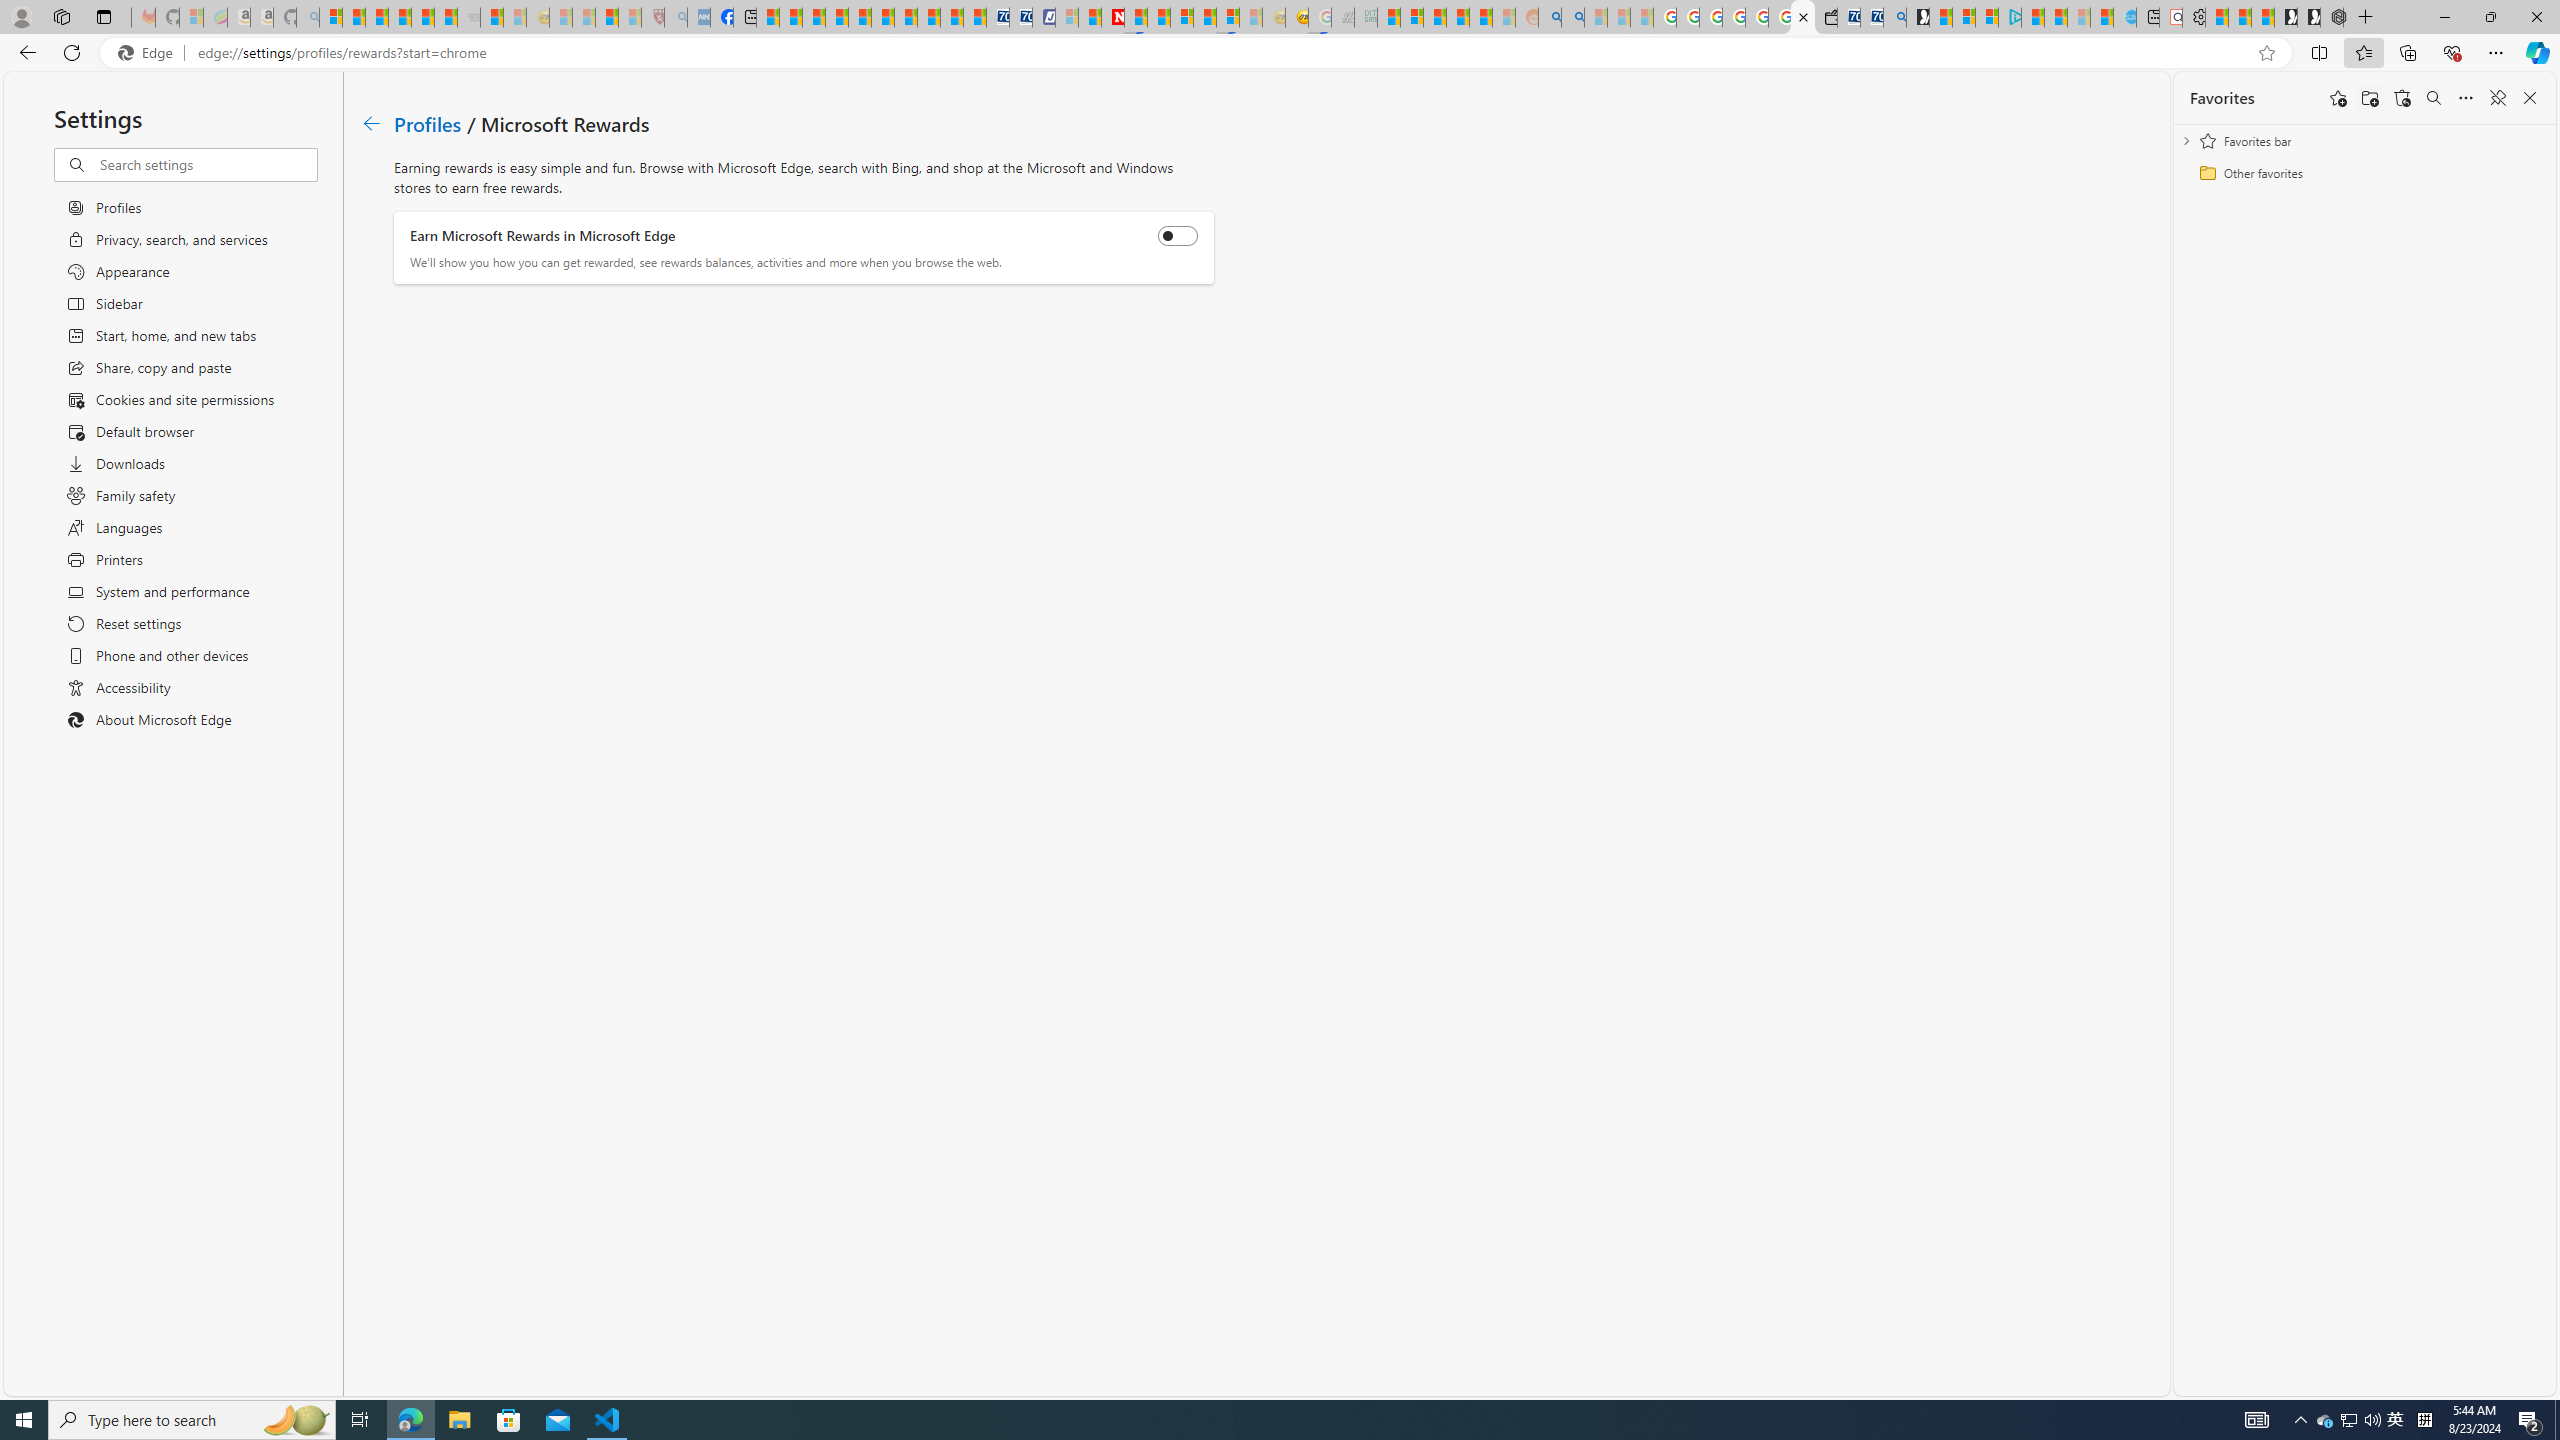 The image size is (2560, 1440). What do you see at coordinates (375, 16) in the screenshot?
I see `'The Weather Channel - MSN'` at bounding box center [375, 16].